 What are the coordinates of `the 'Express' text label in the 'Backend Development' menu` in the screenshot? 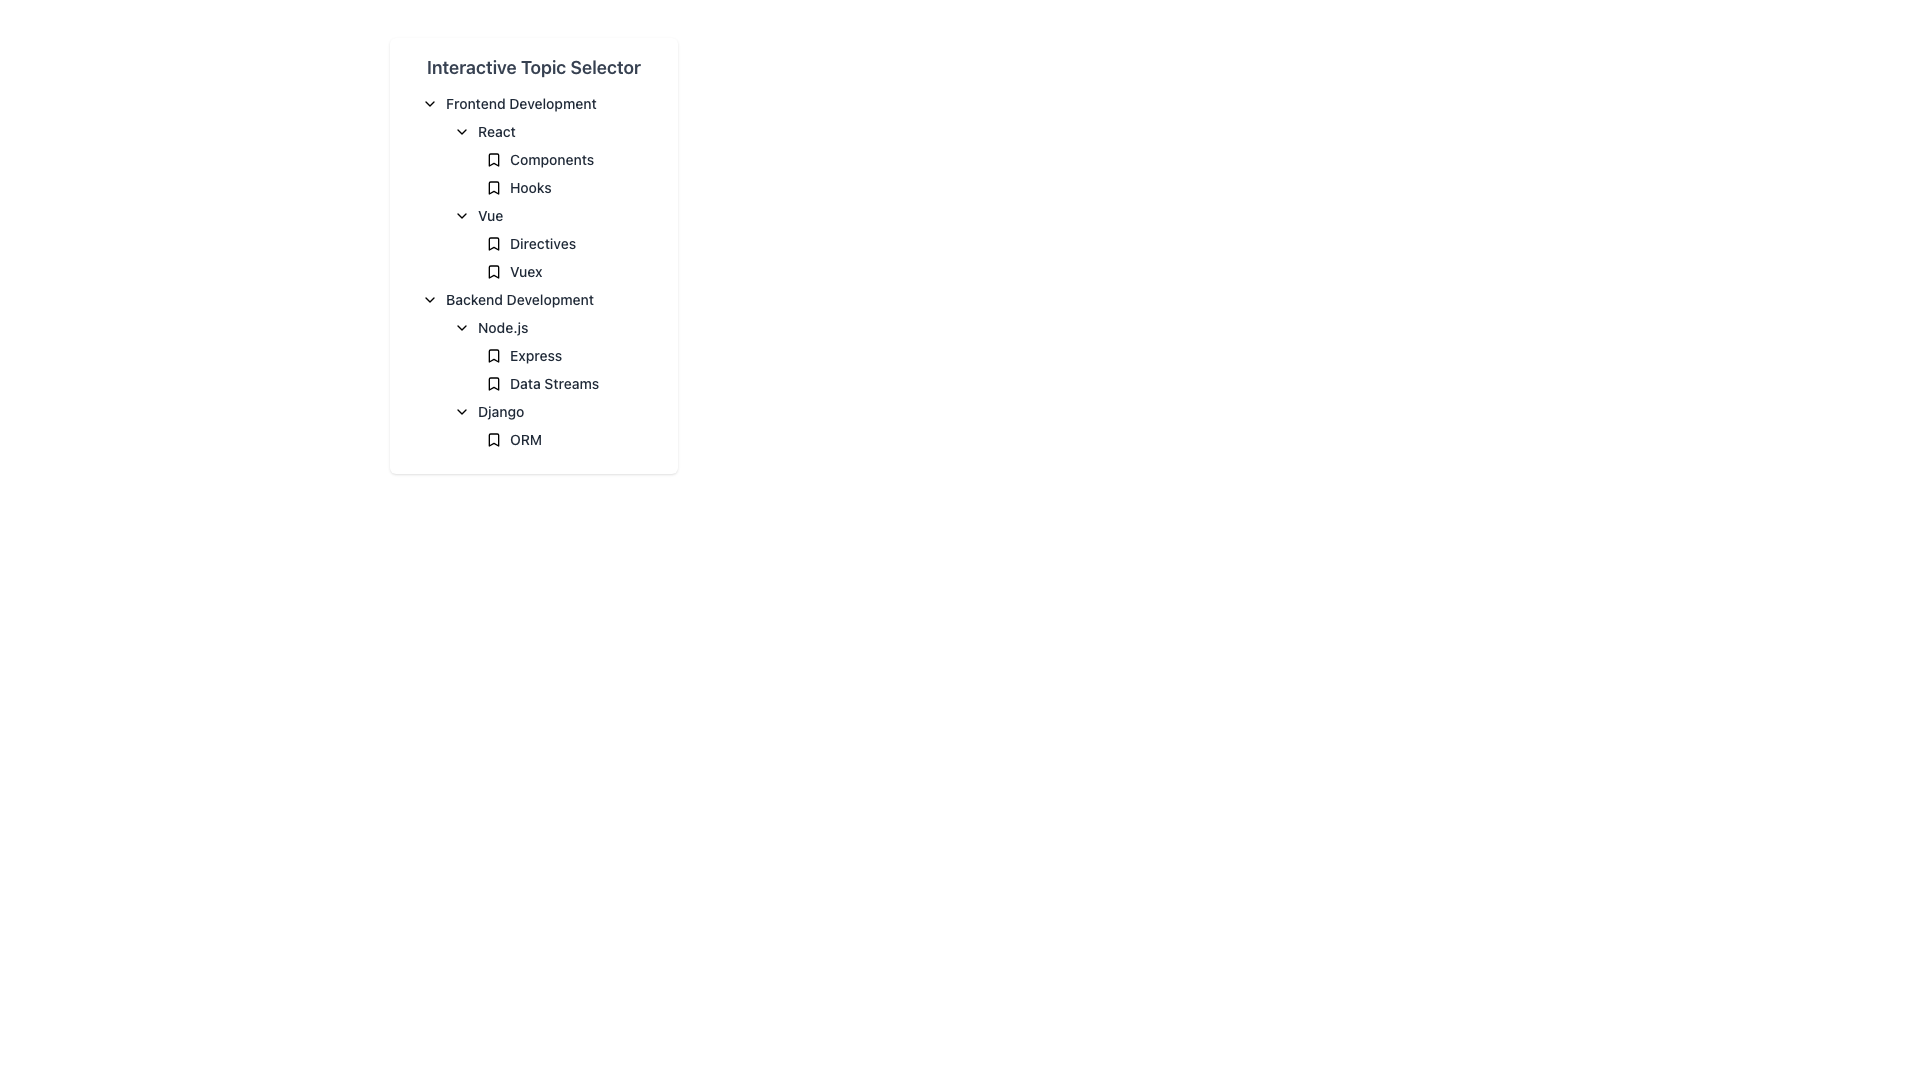 It's located at (536, 354).